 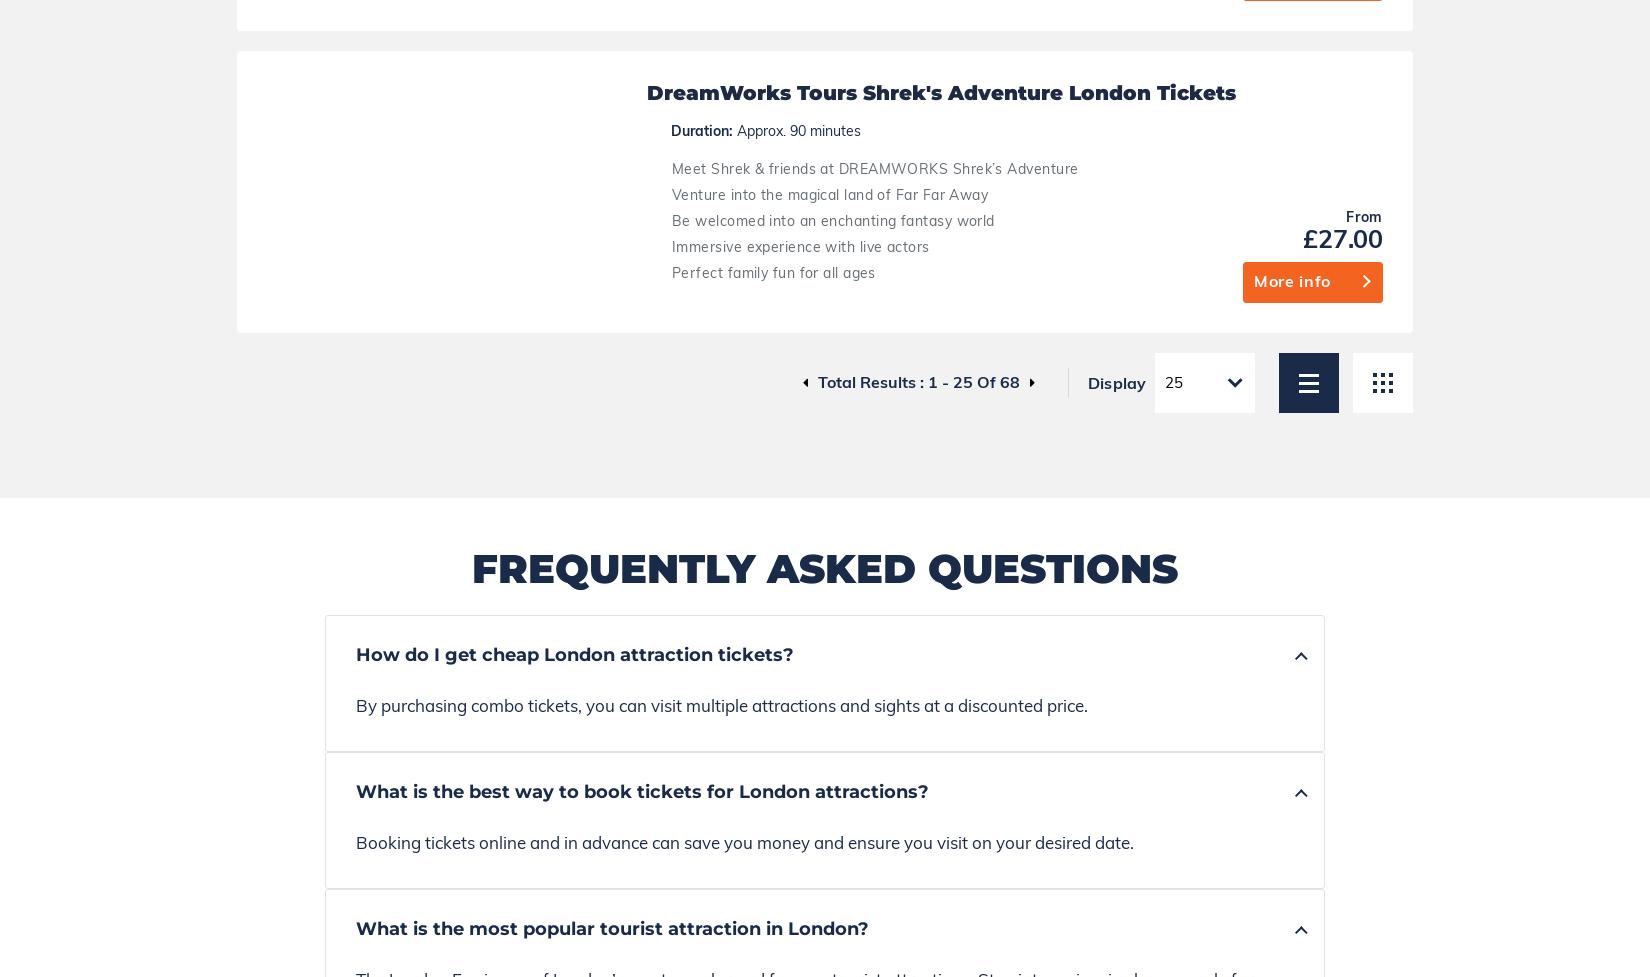 What do you see at coordinates (803, 269) in the screenshot?
I see `'The London Eye is one of London’s most popular and famous tourist attractions. Step into an iconic glass capsule for incredible 360-degree views of the capital.'` at bounding box center [803, 269].